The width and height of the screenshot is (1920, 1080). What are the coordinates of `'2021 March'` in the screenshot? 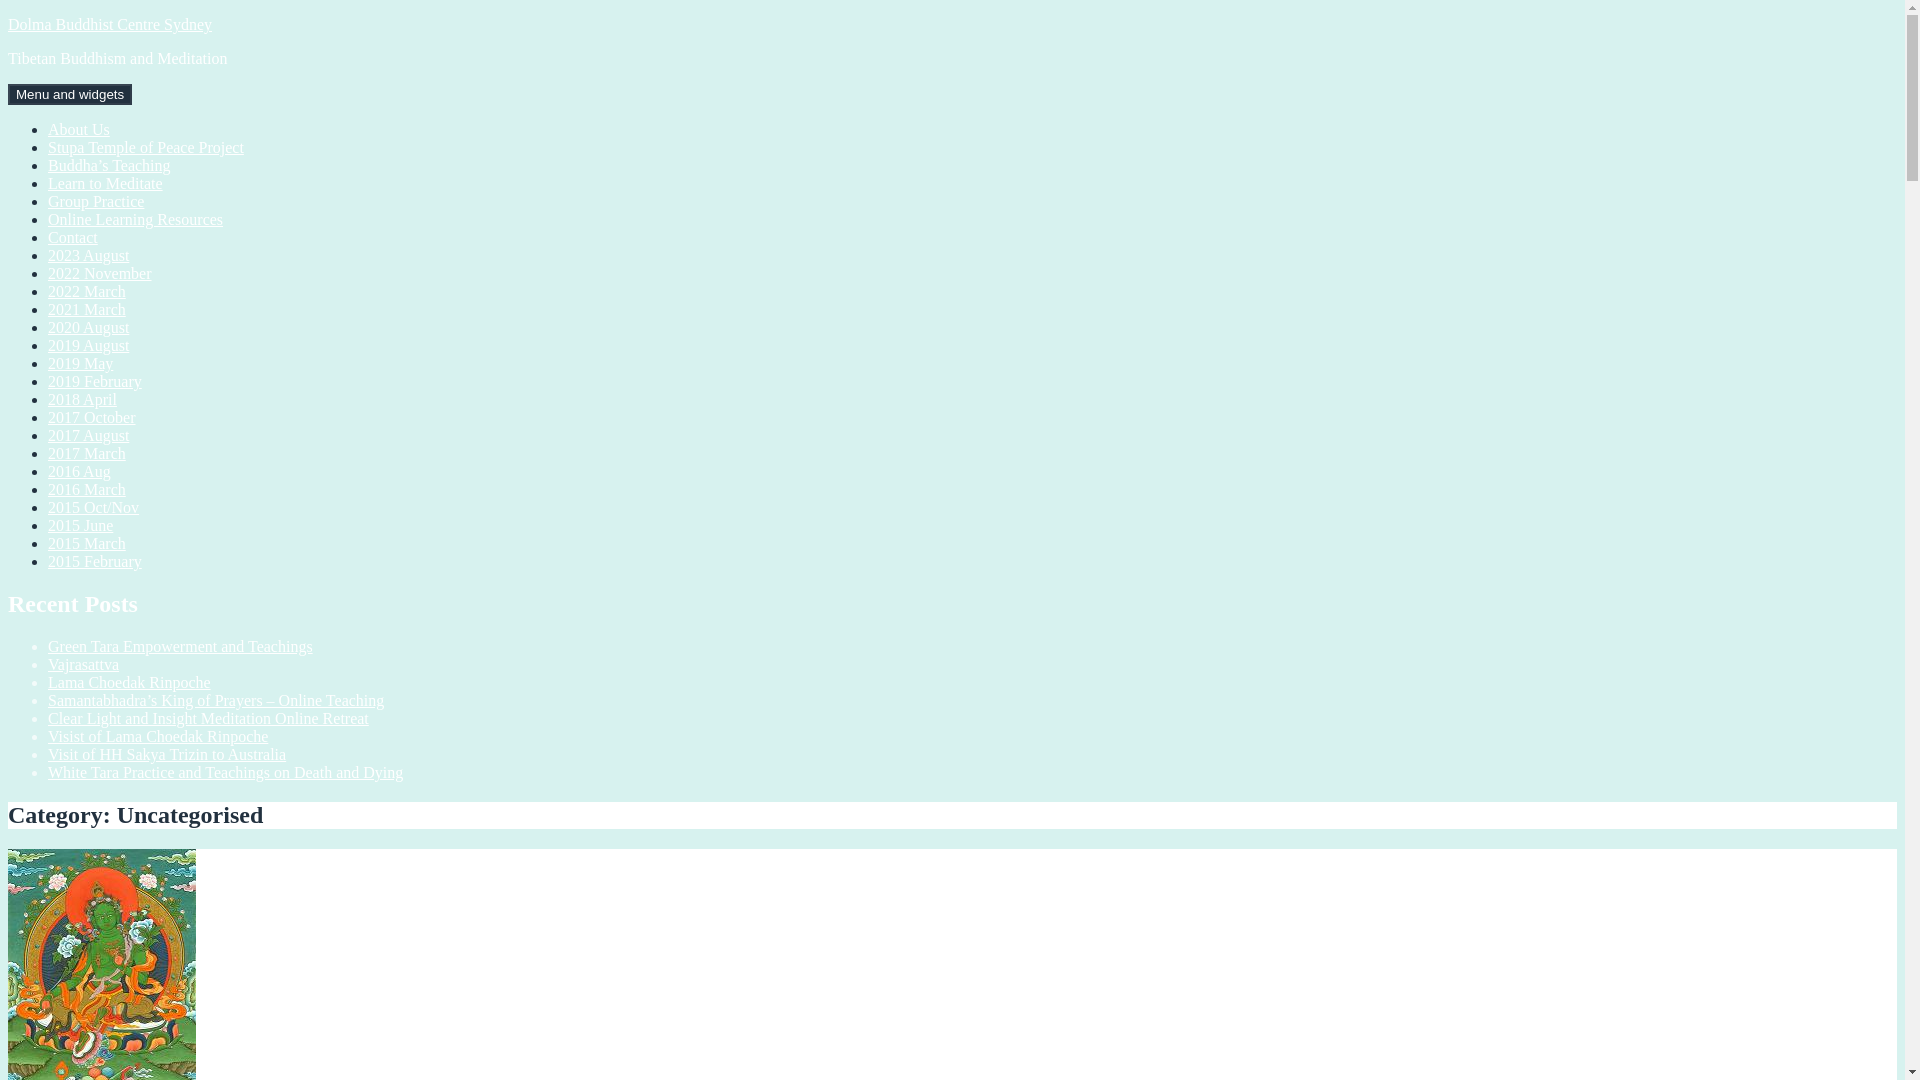 It's located at (48, 309).